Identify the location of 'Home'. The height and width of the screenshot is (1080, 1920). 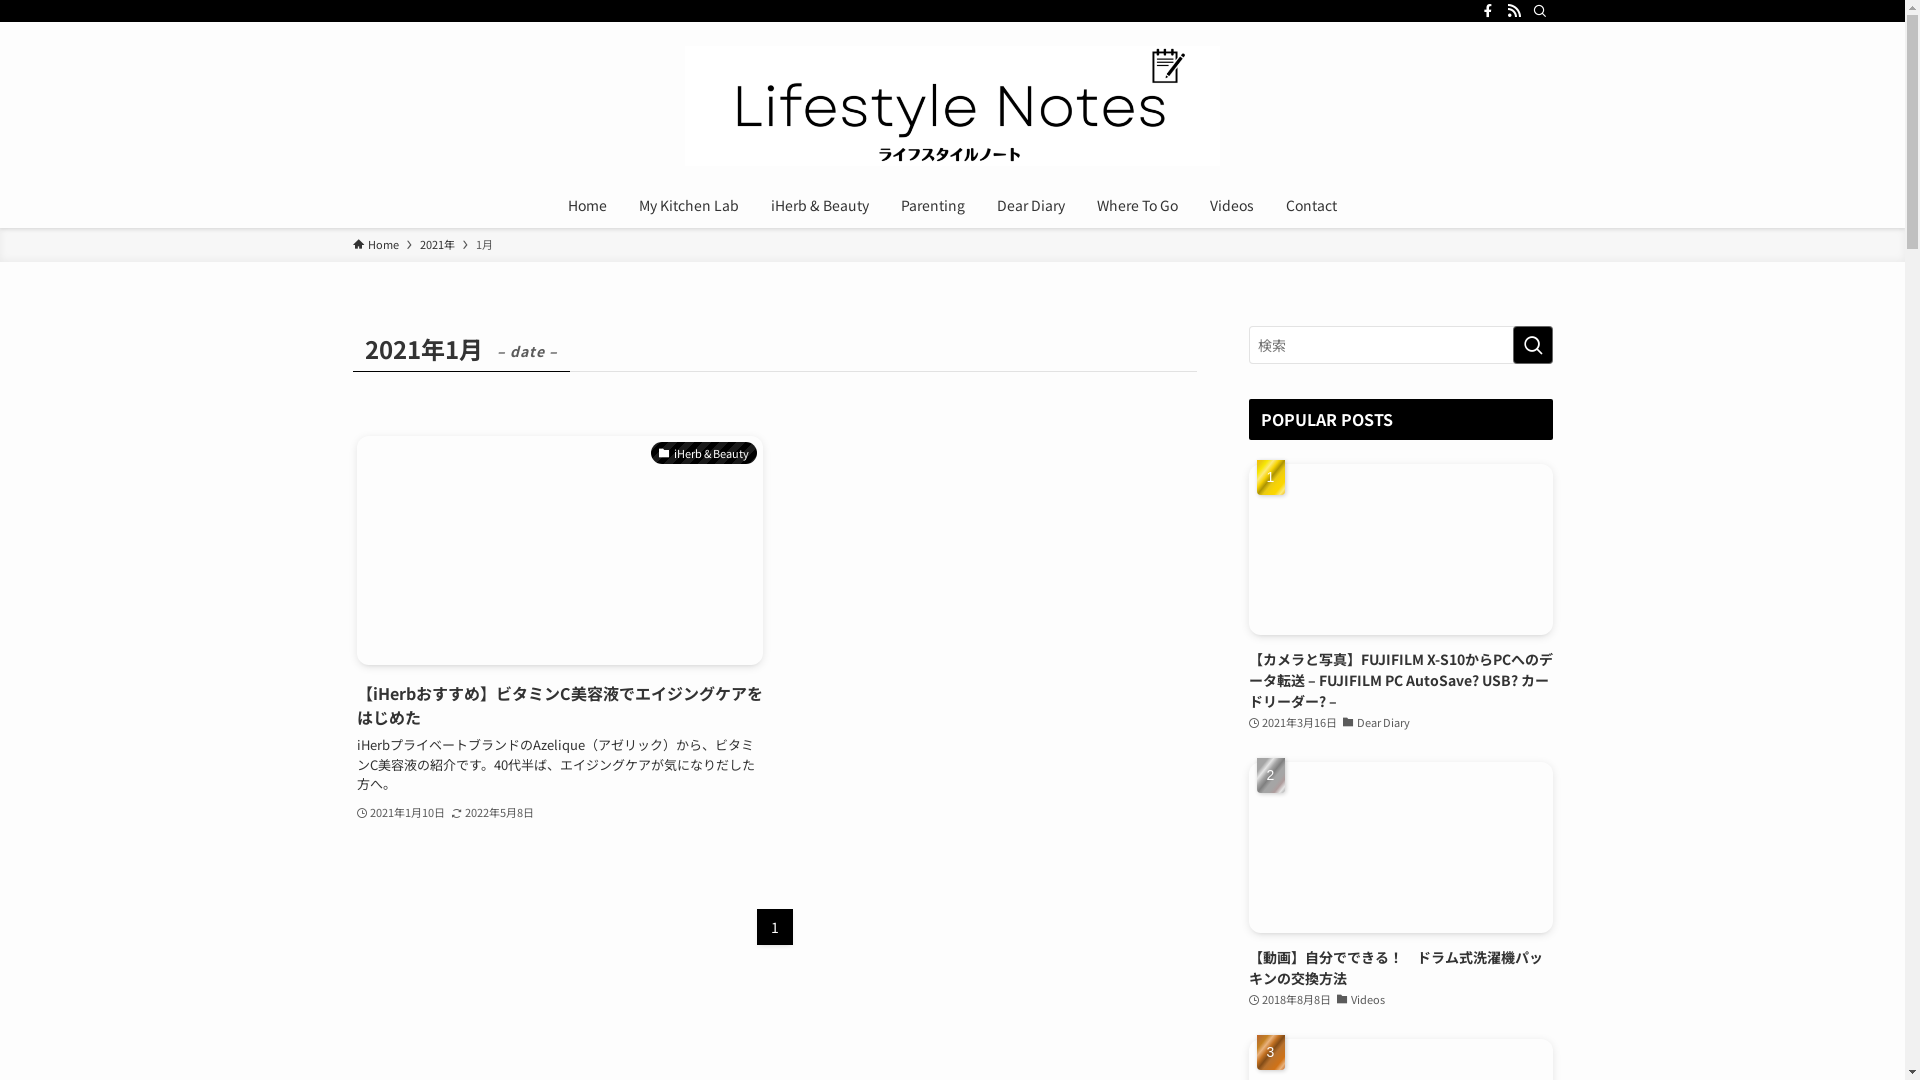
(586, 204).